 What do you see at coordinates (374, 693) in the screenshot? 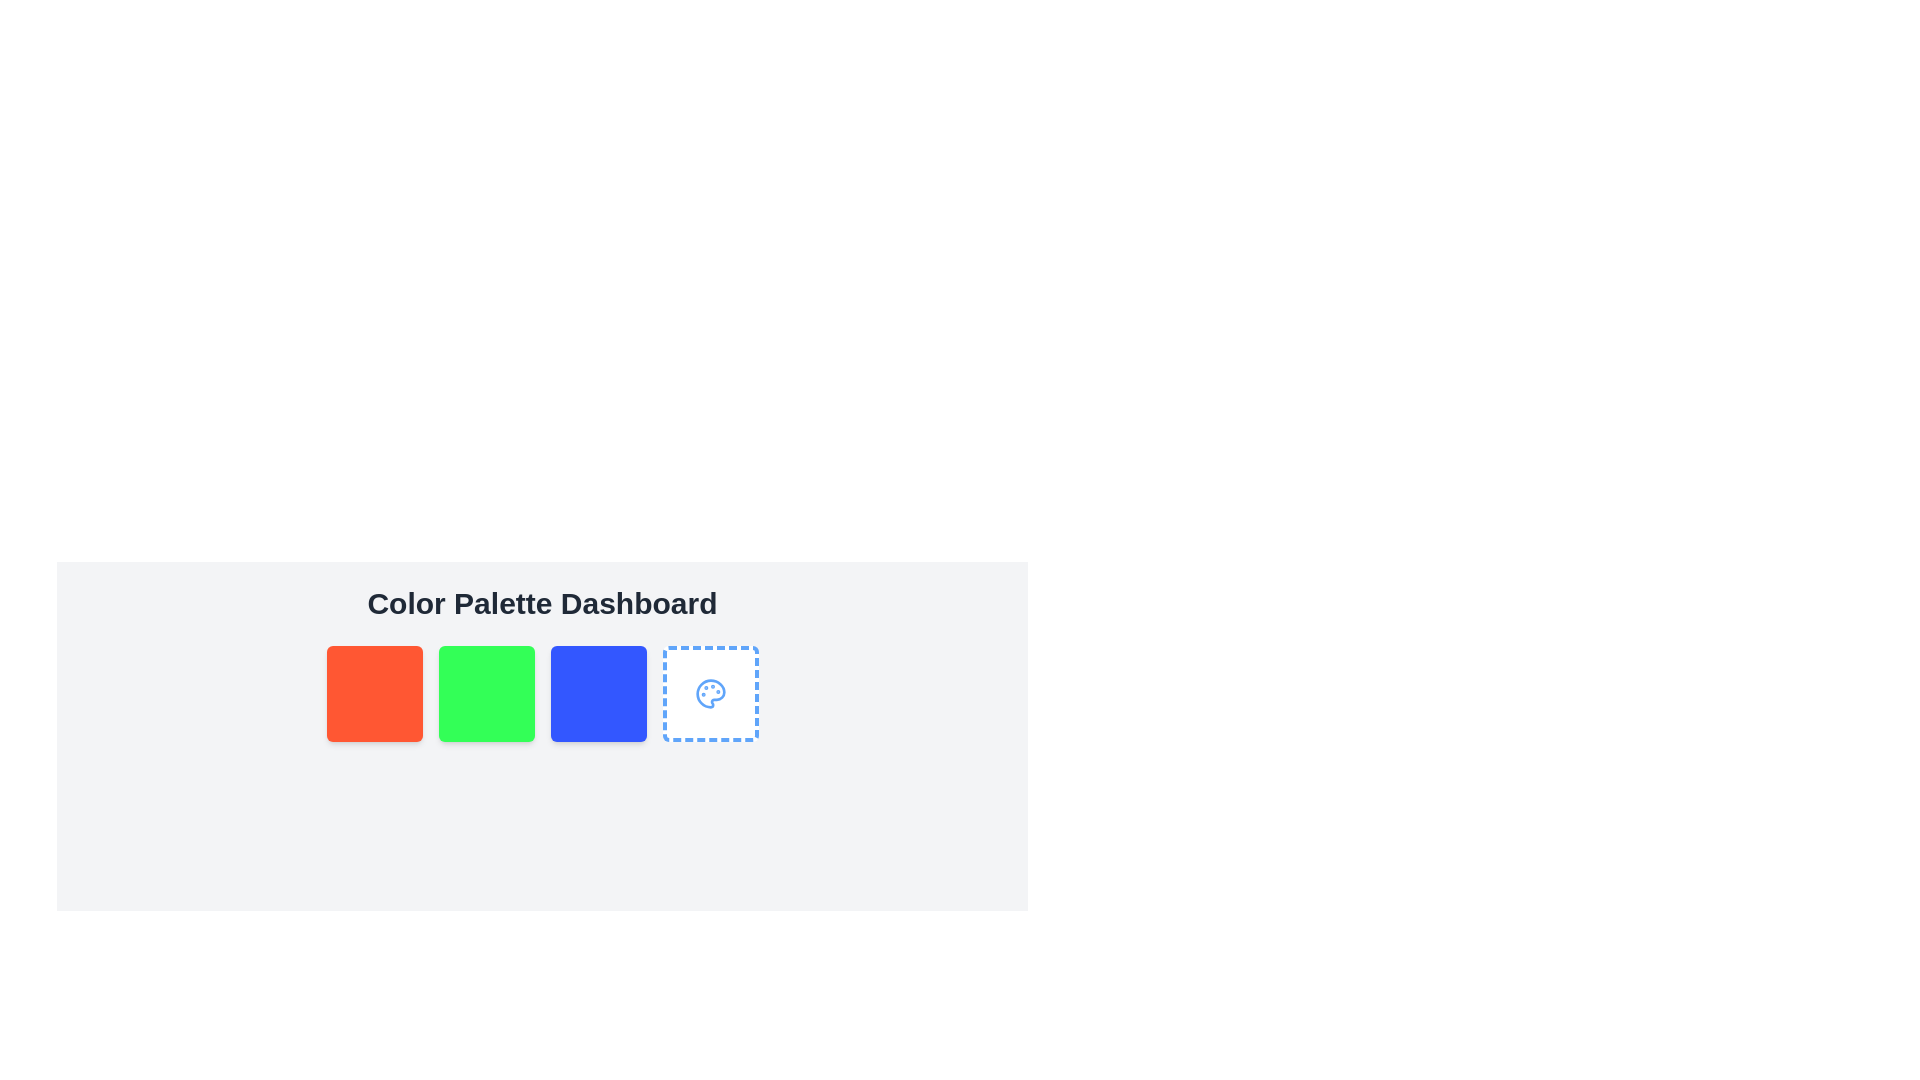
I see `the solid red color swatch, which is a square-shaped component with rounded edges, located under the 'Color Palette Dashboard' title` at bounding box center [374, 693].